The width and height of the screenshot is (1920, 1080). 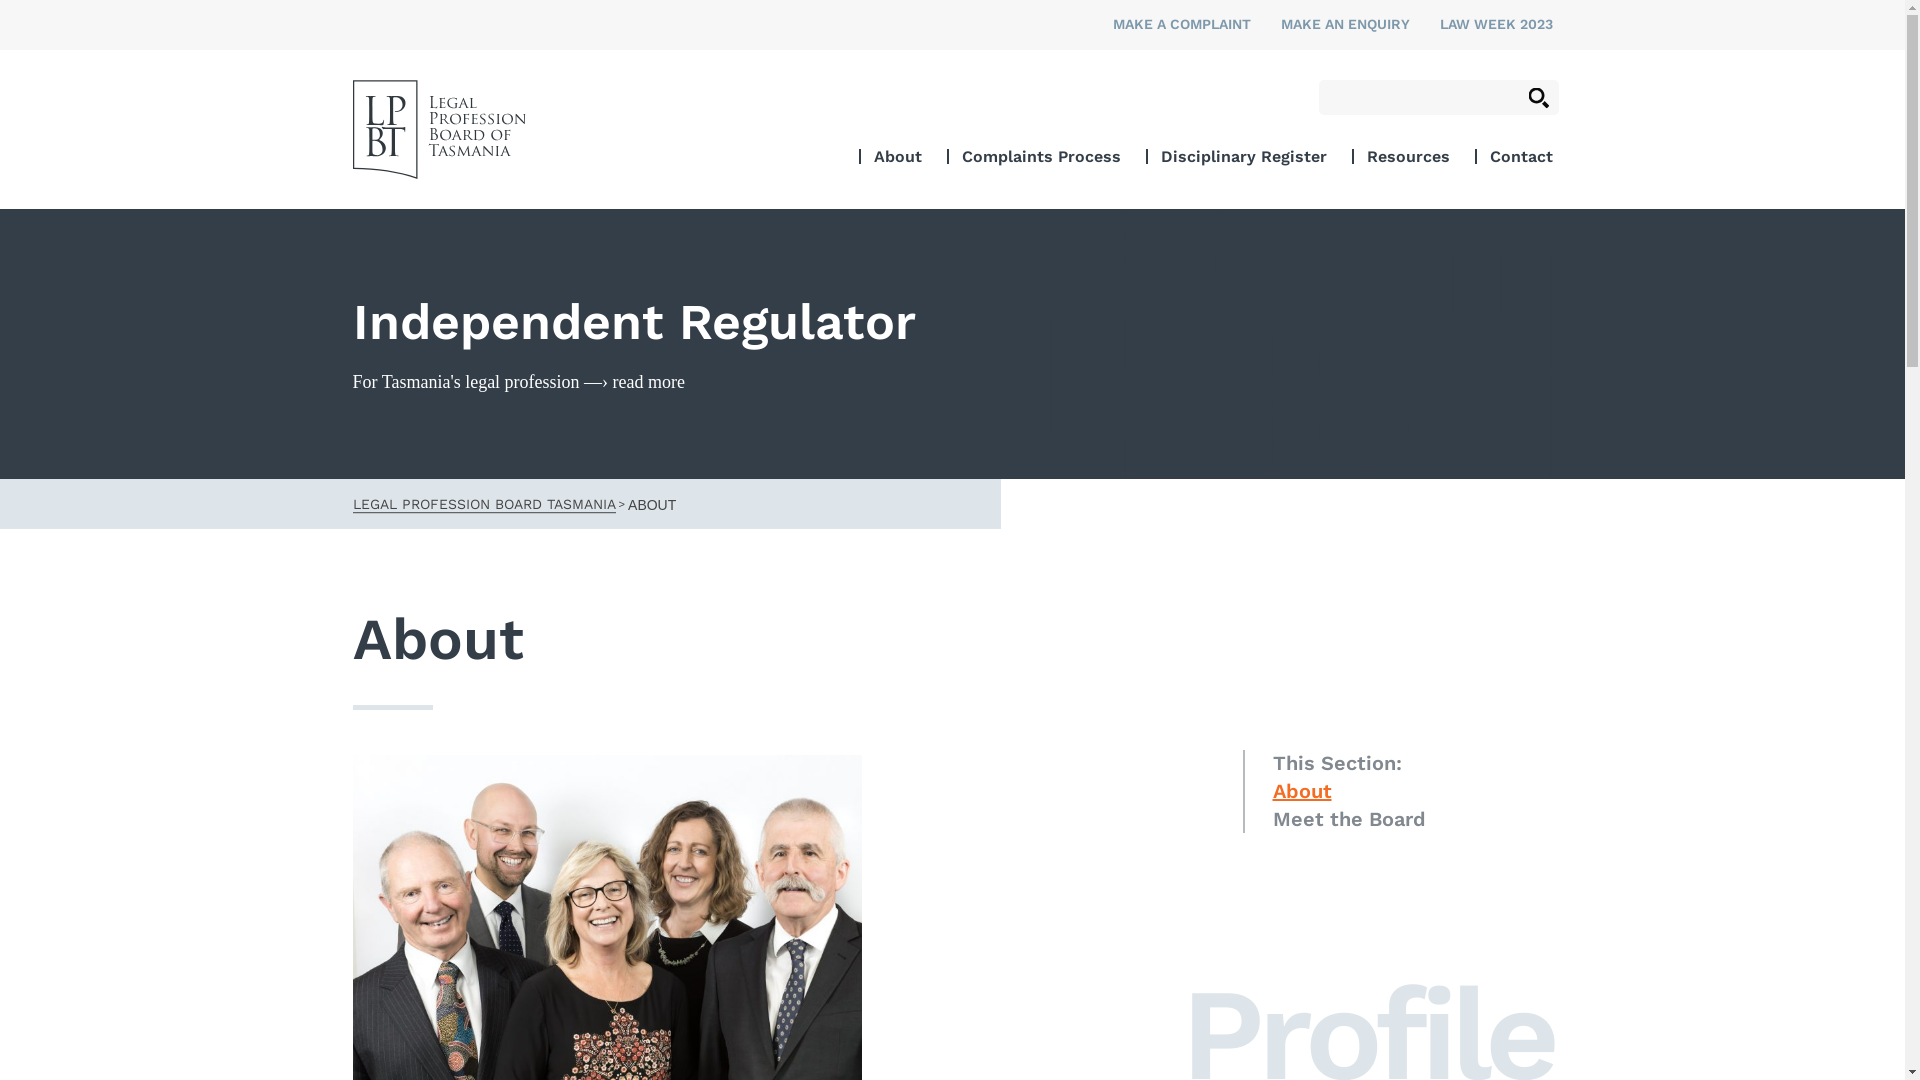 I want to click on 'LEGAL PROFESSION BOARD TASMANIA', so click(x=483, y=501).